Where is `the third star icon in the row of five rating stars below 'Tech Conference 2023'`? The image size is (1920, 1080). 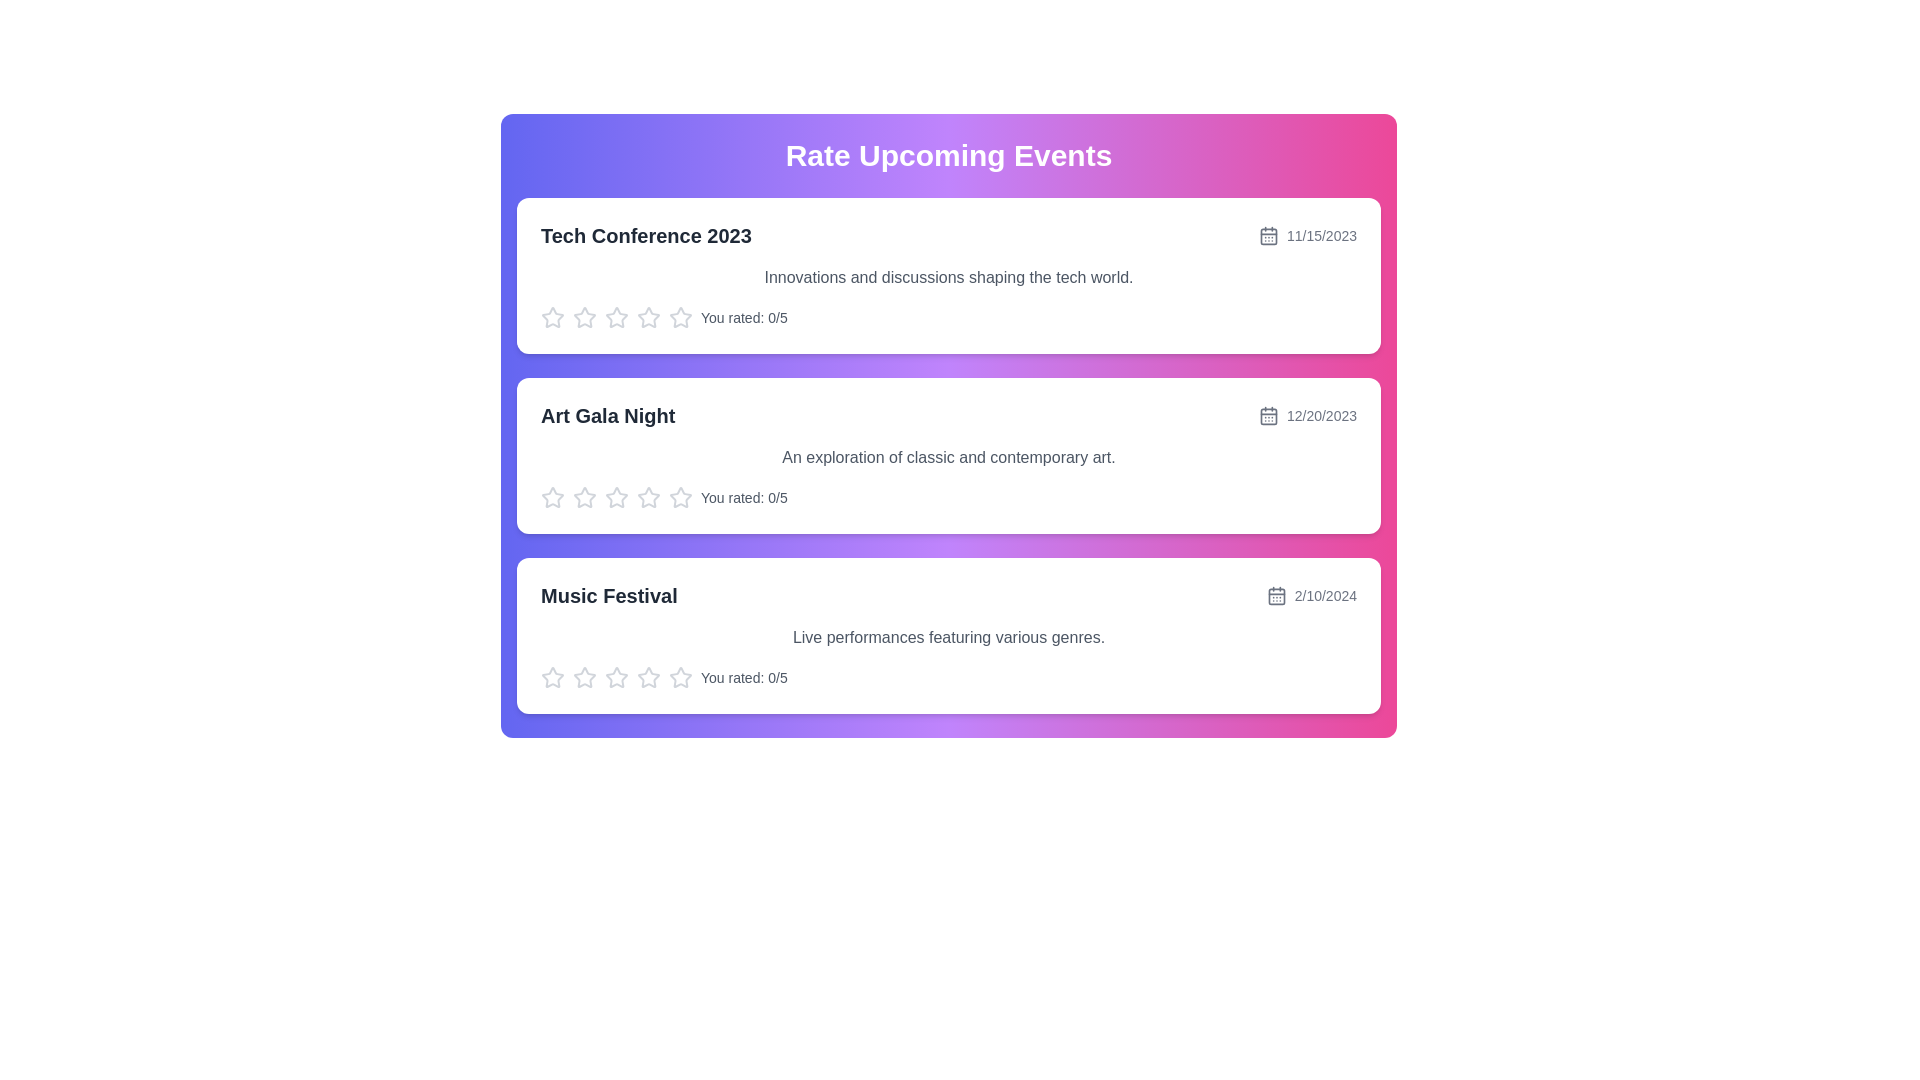 the third star icon in the row of five rating stars below 'Tech Conference 2023' is located at coordinates (648, 316).